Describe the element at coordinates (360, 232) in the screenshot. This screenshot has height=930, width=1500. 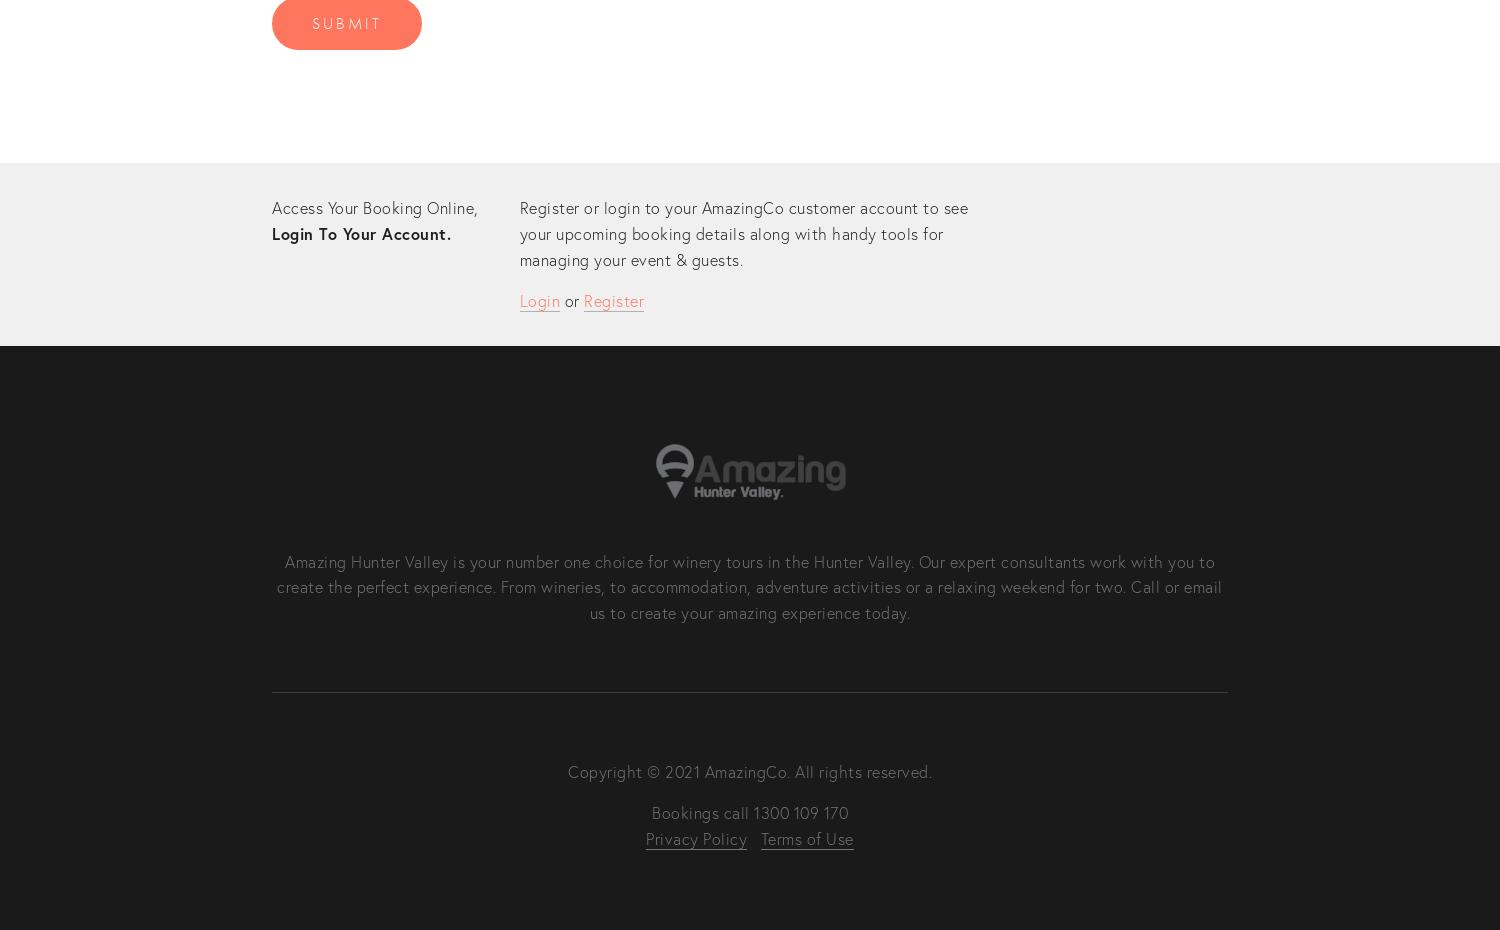
I see `'Login To Your Account.'` at that location.